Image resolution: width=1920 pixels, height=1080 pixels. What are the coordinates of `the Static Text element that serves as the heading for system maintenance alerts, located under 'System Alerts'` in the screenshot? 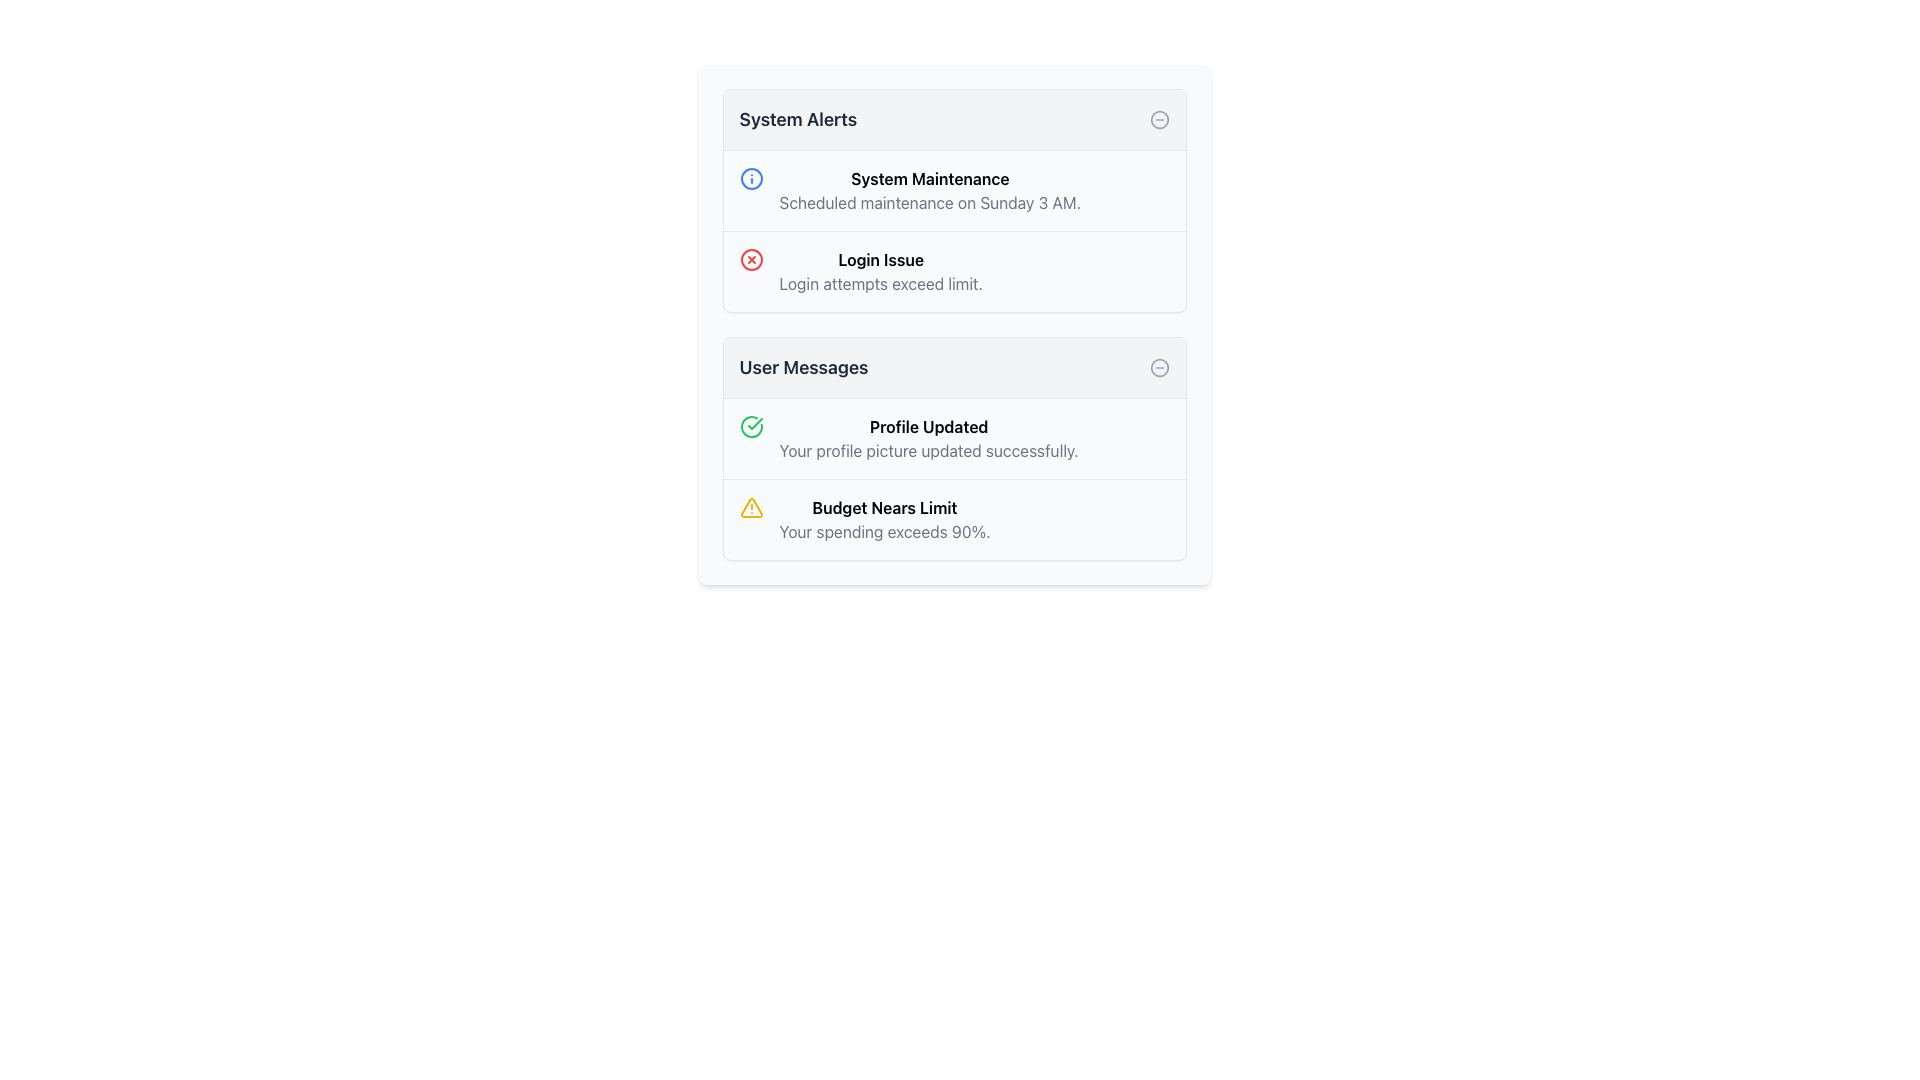 It's located at (929, 177).